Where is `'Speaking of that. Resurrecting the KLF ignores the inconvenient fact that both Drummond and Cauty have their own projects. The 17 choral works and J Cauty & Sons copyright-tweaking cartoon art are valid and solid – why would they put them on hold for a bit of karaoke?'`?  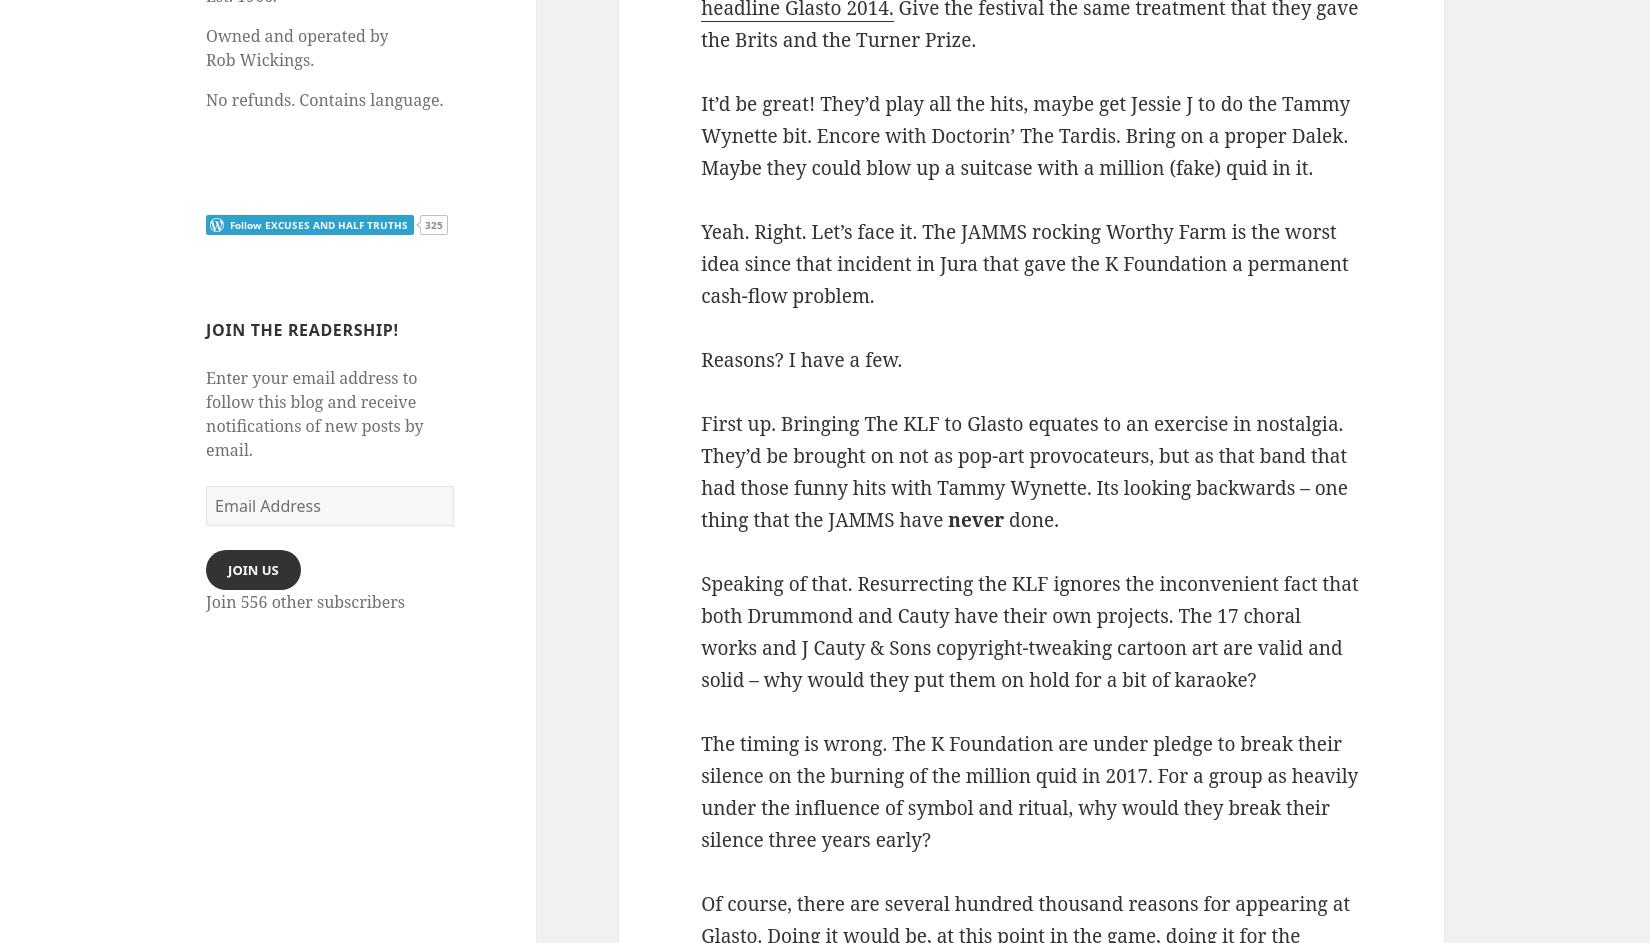 'Speaking of that. Resurrecting the KLF ignores the inconvenient fact that both Drummond and Cauty have their own projects. The 17 choral works and J Cauty & Sons copyright-tweaking cartoon art are valid and solid – why would they put them on hold for a bit of karaoke?' is located at coordinates (1029, 631).